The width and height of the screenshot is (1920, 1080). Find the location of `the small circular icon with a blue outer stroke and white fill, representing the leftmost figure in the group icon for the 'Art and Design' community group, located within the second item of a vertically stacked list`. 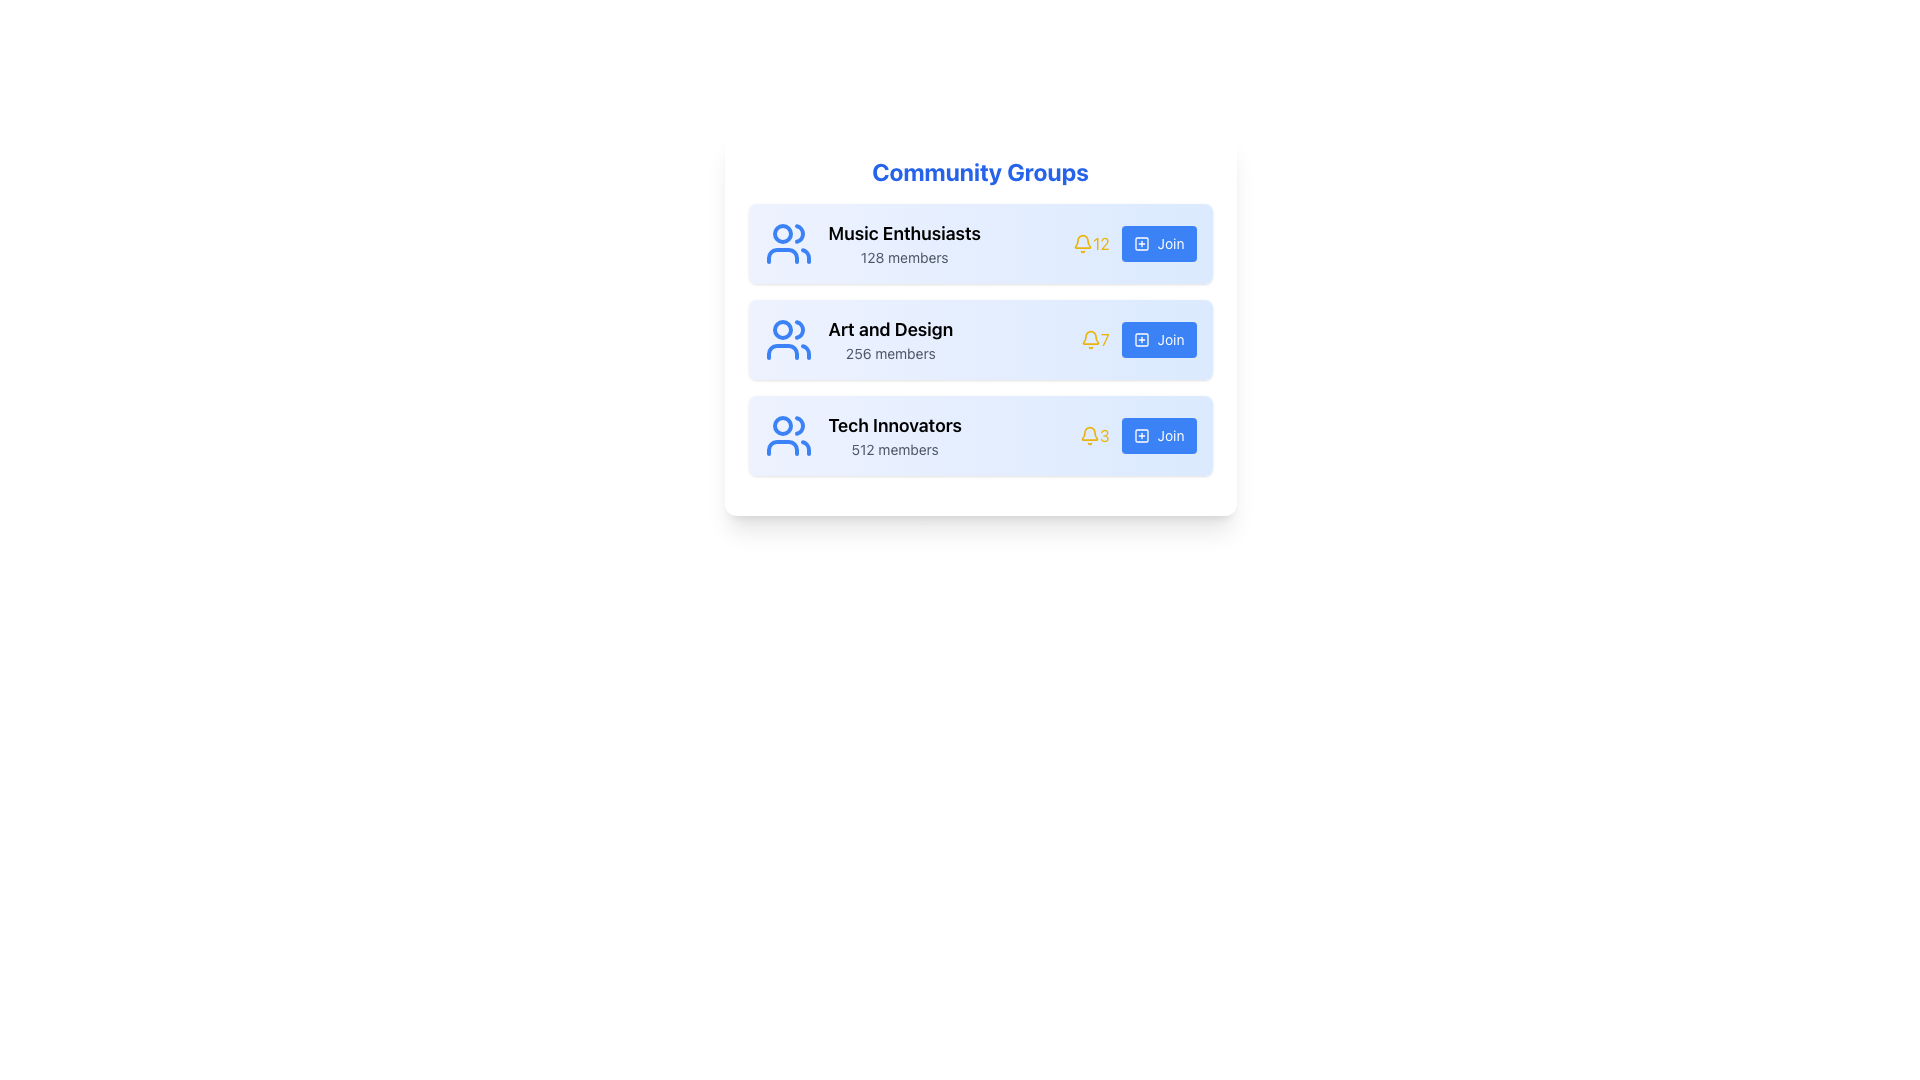

the small circular icon with a blue outer stroke and white fill, representing the leftmost figure in the group icon for the 'Art and Design' community group, located within the second item of a vertically stacked list is located at coordinates (781, 329).